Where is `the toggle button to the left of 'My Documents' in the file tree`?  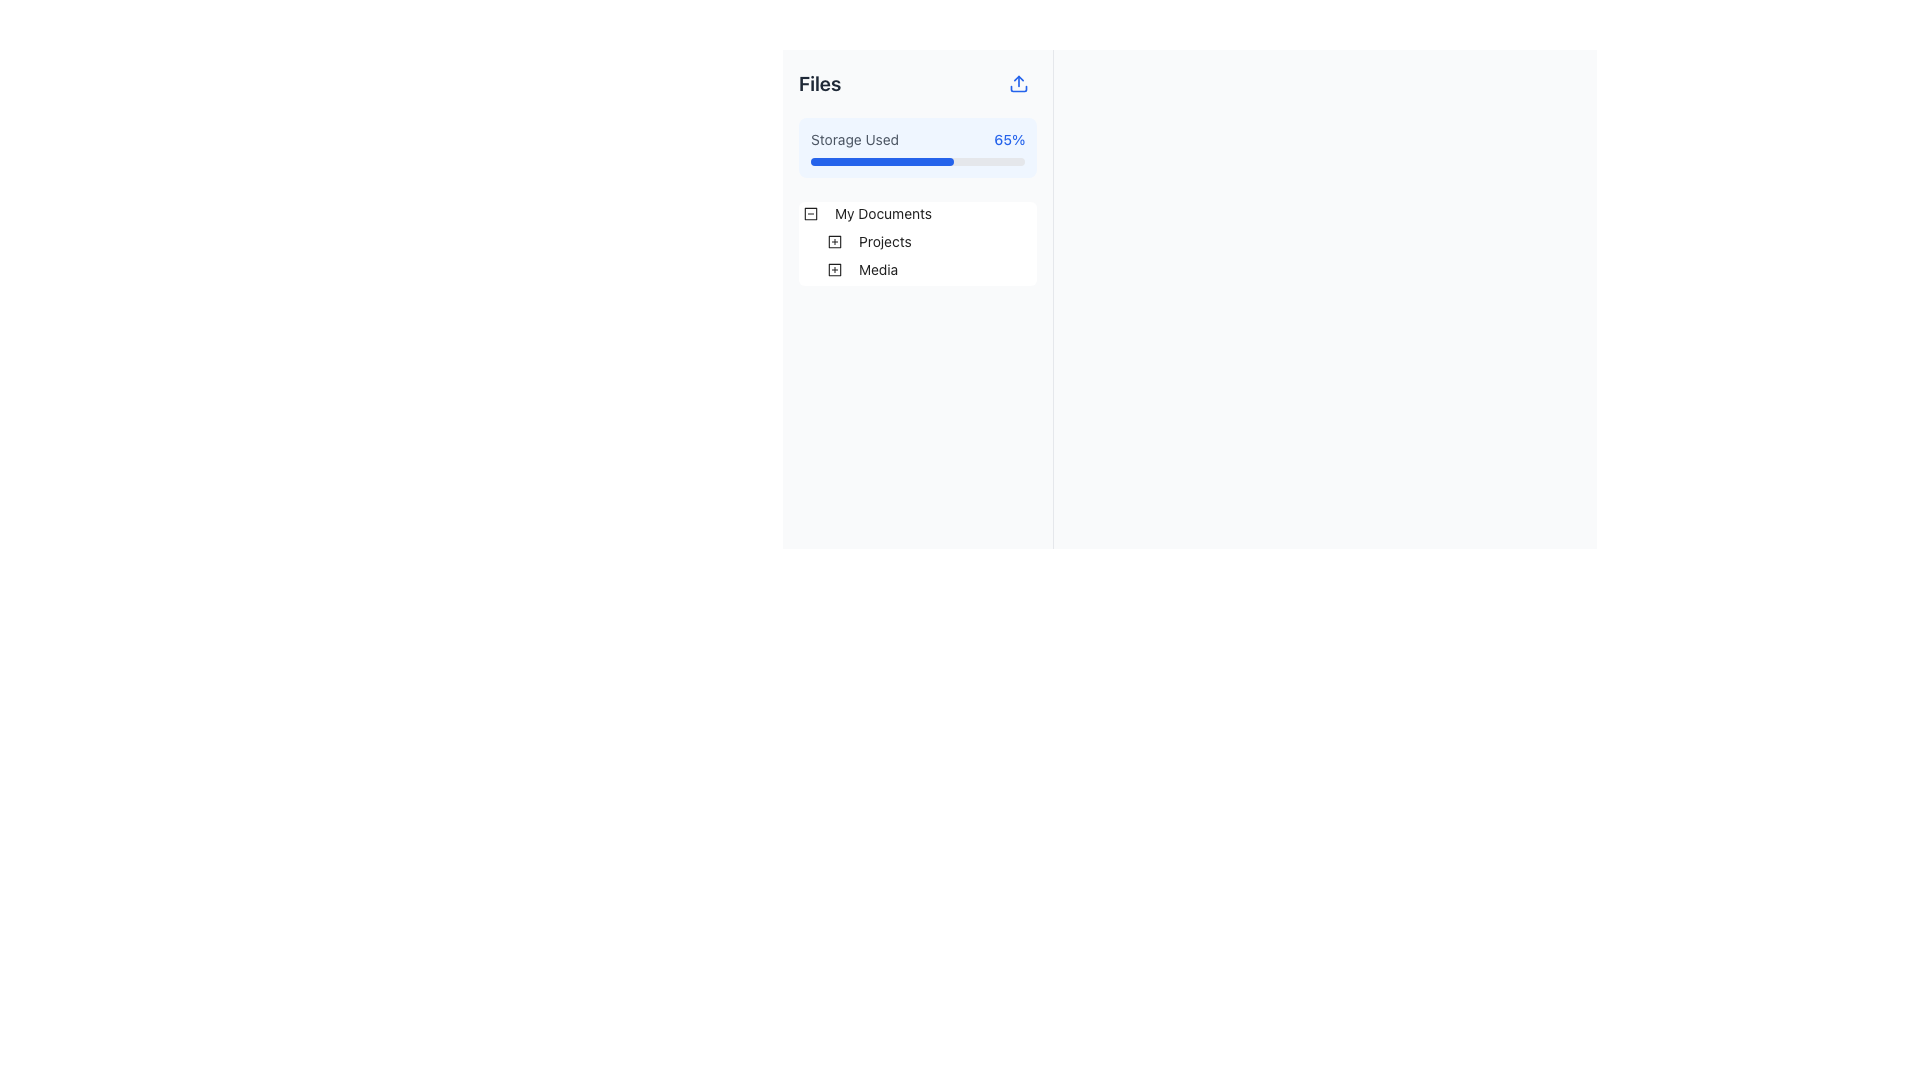 the toggle button to the left of 'My Documents' in the file tree is located at coordinates (811, 213).